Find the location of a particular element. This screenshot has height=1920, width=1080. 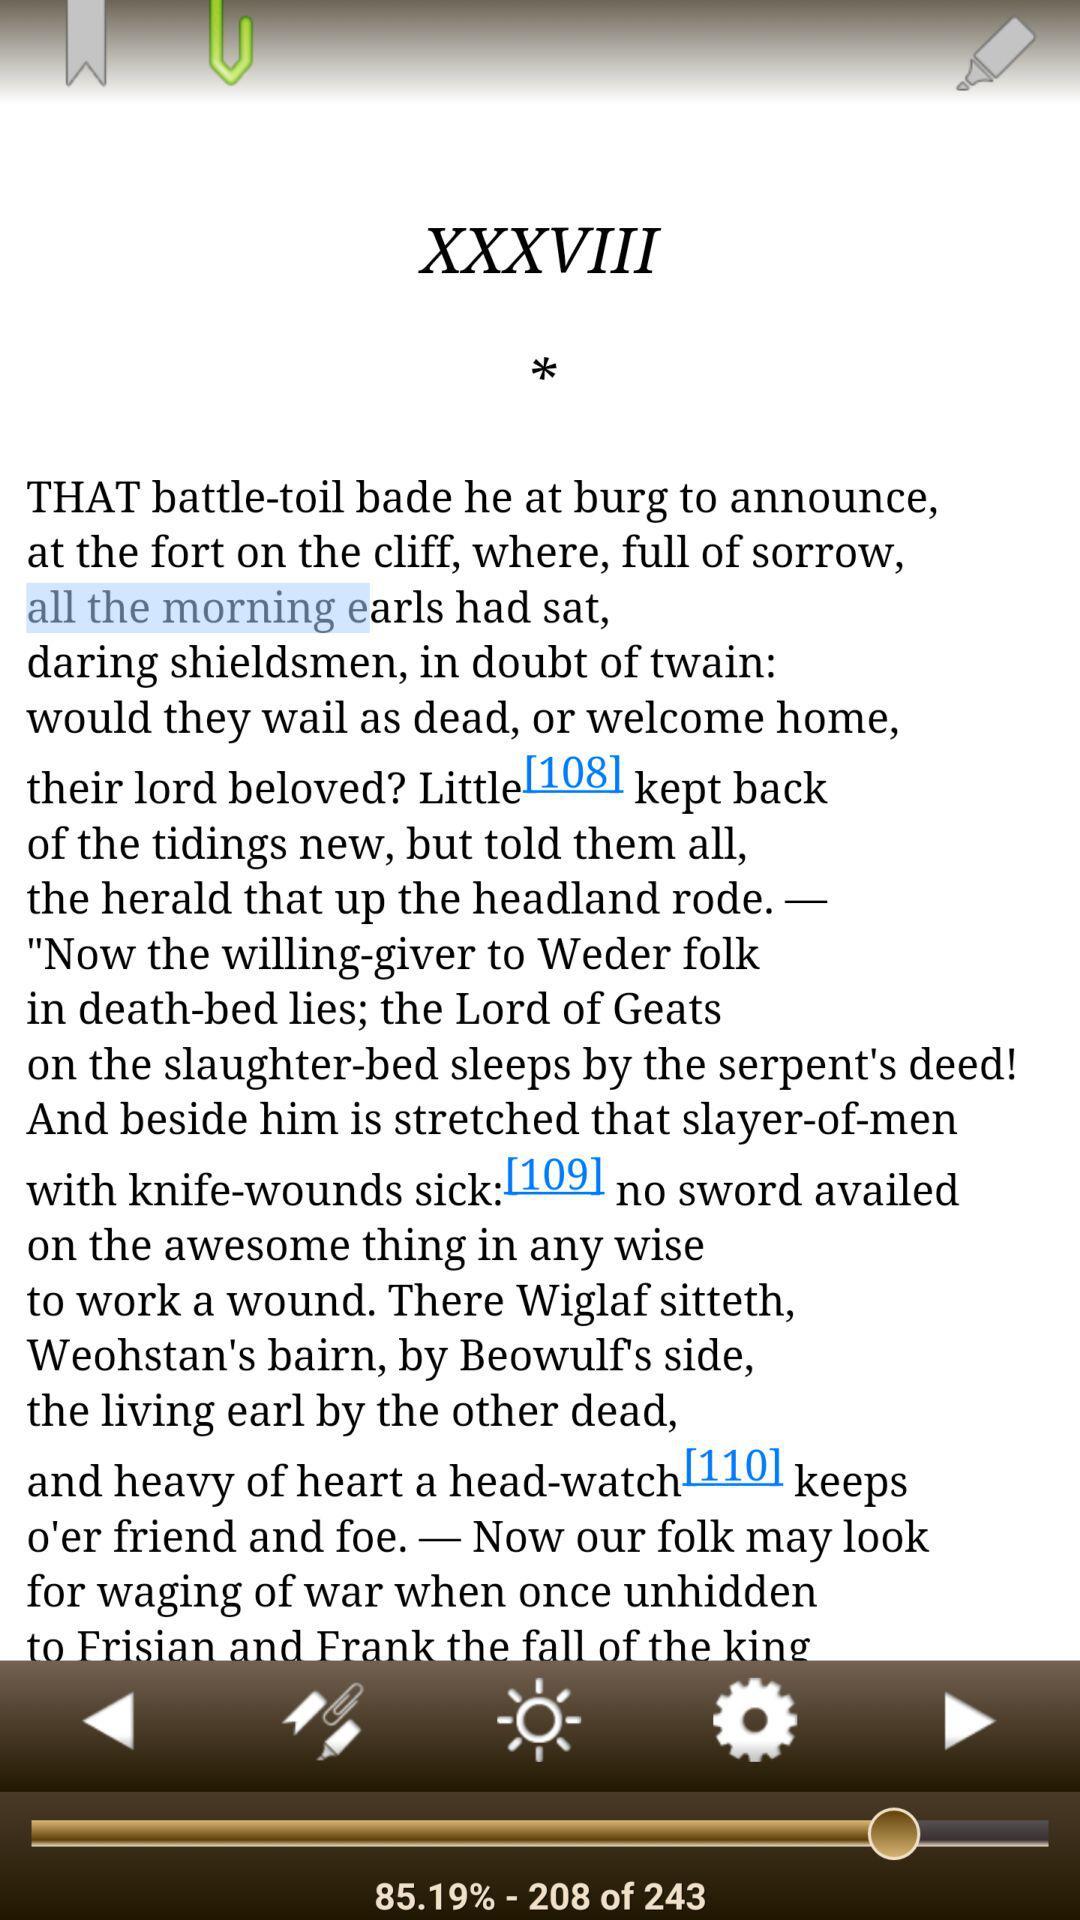

previous is located at coordinates (108, 1725).